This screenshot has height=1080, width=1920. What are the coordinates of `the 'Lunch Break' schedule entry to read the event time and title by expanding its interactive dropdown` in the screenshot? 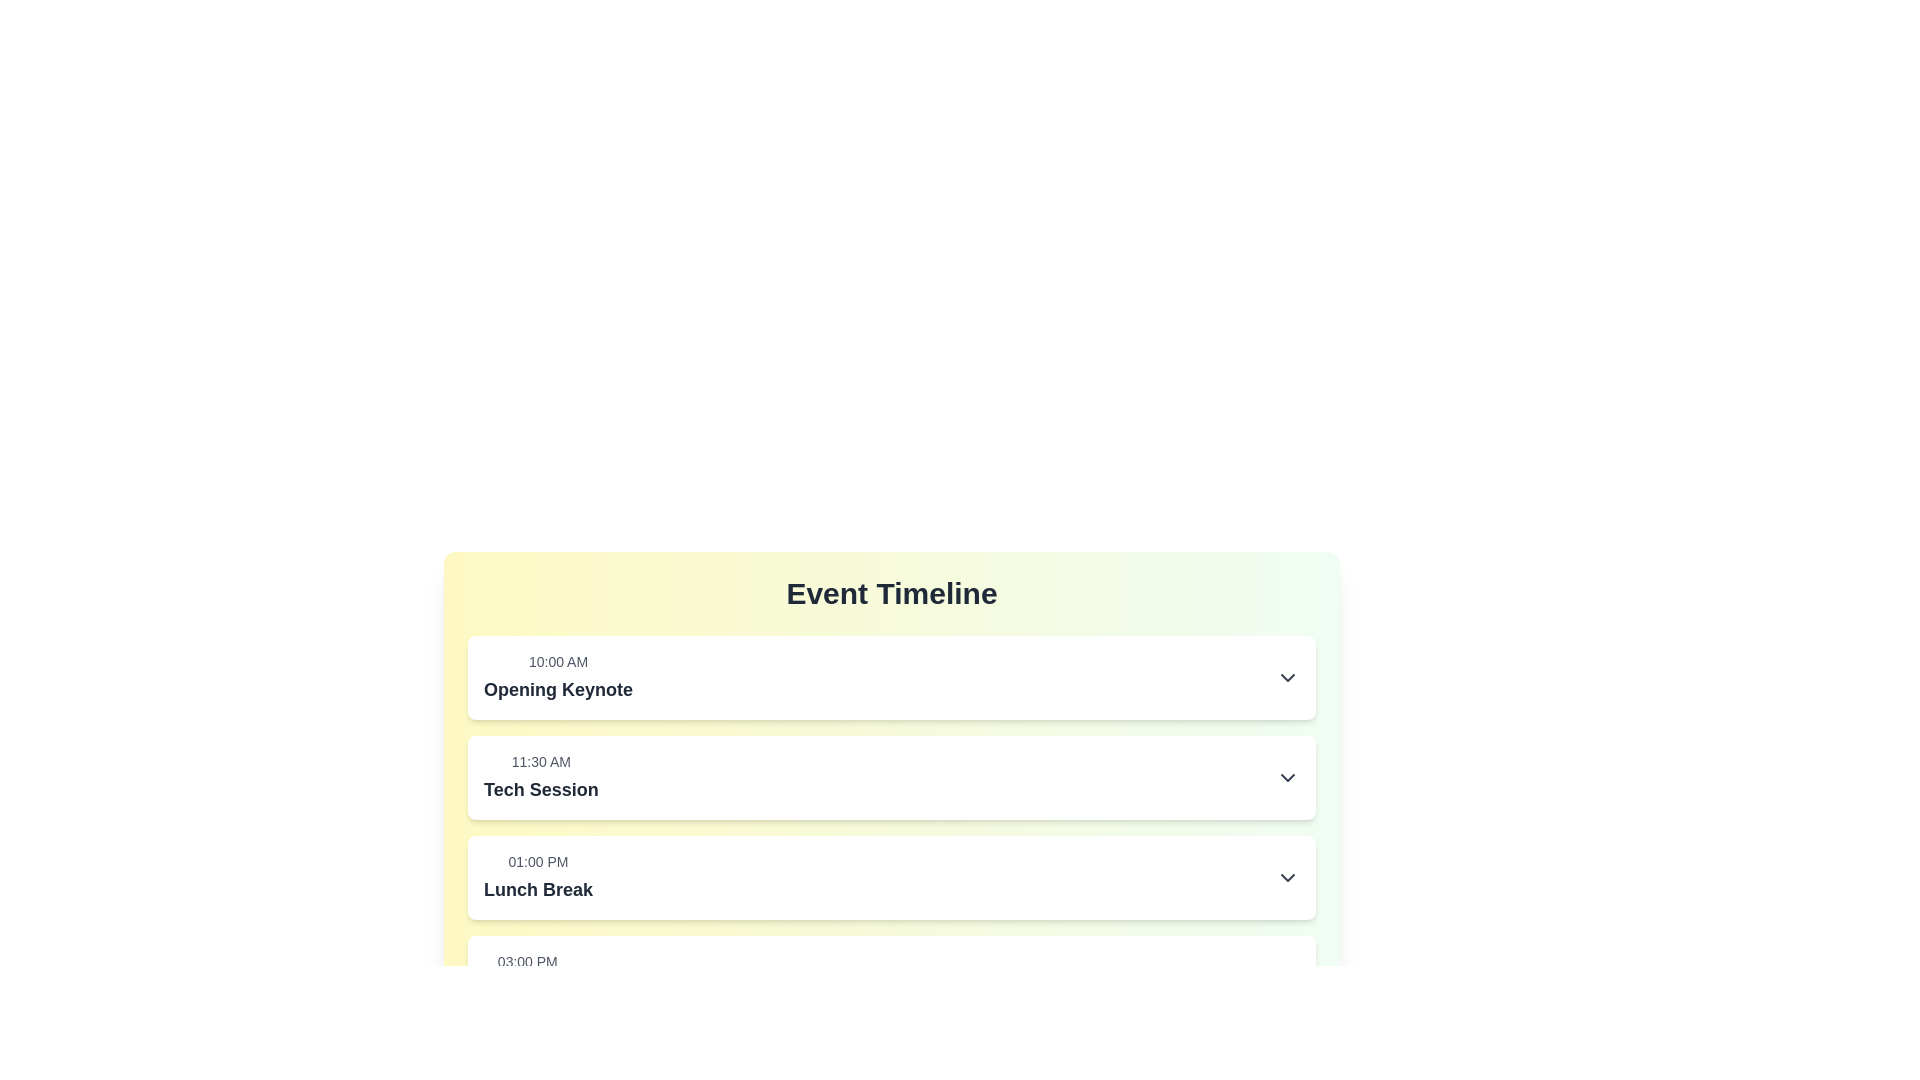 It's located at (891, 877).